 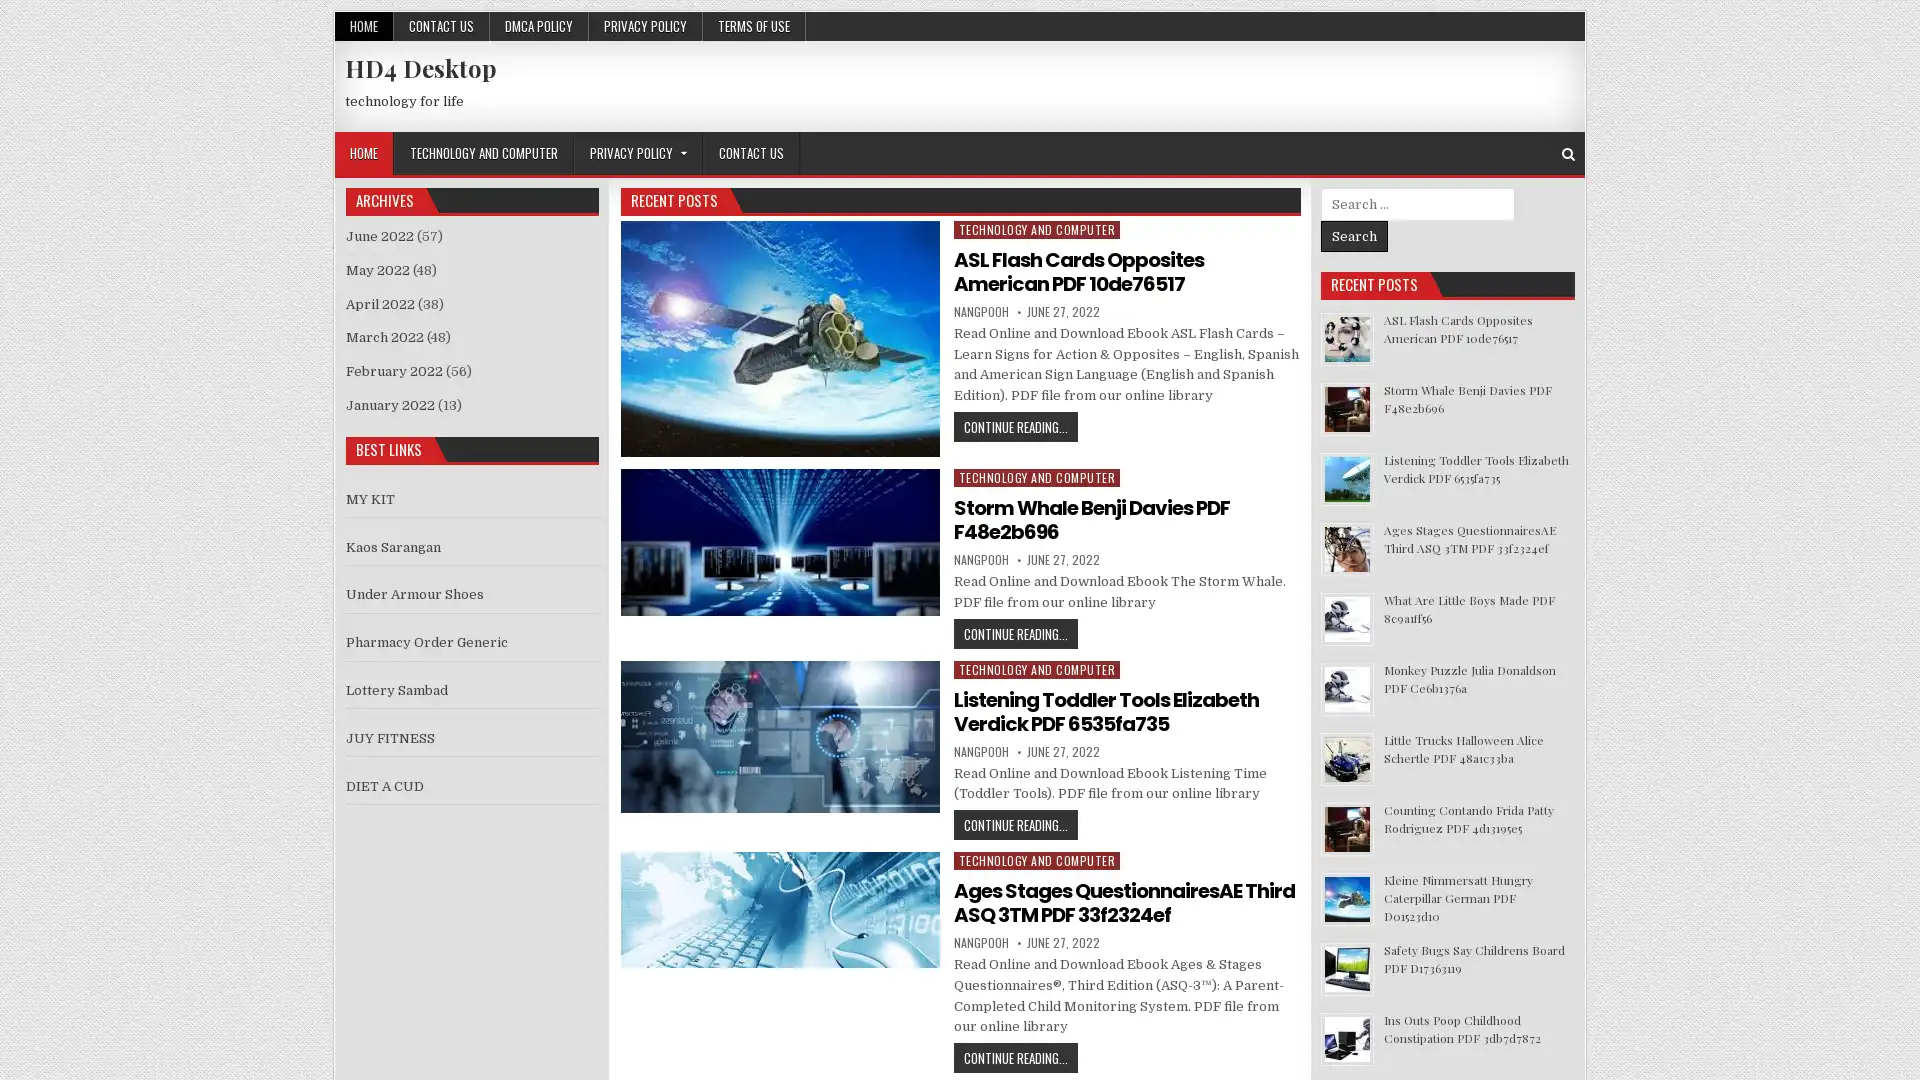 I want to click on Search, so click(x=1354, y=235).